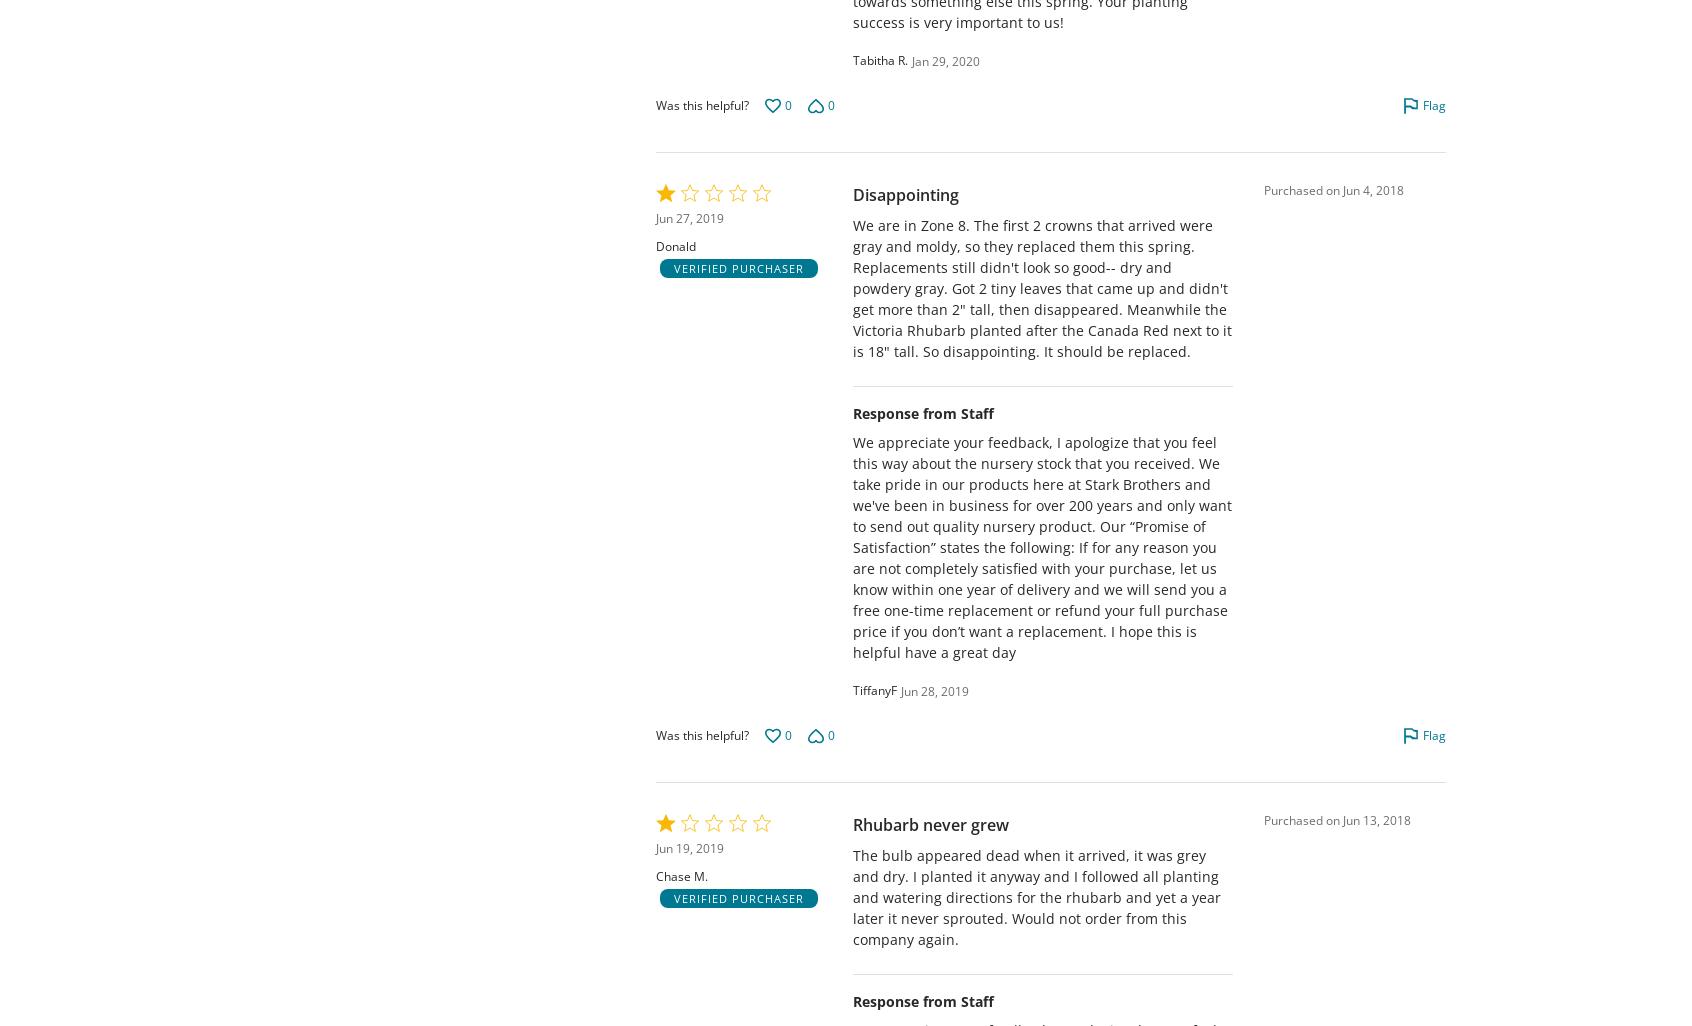 The height and width of the screenshot is (1026, 1692). I want to click on 'Jun 28, 2019', so click(934, 689).